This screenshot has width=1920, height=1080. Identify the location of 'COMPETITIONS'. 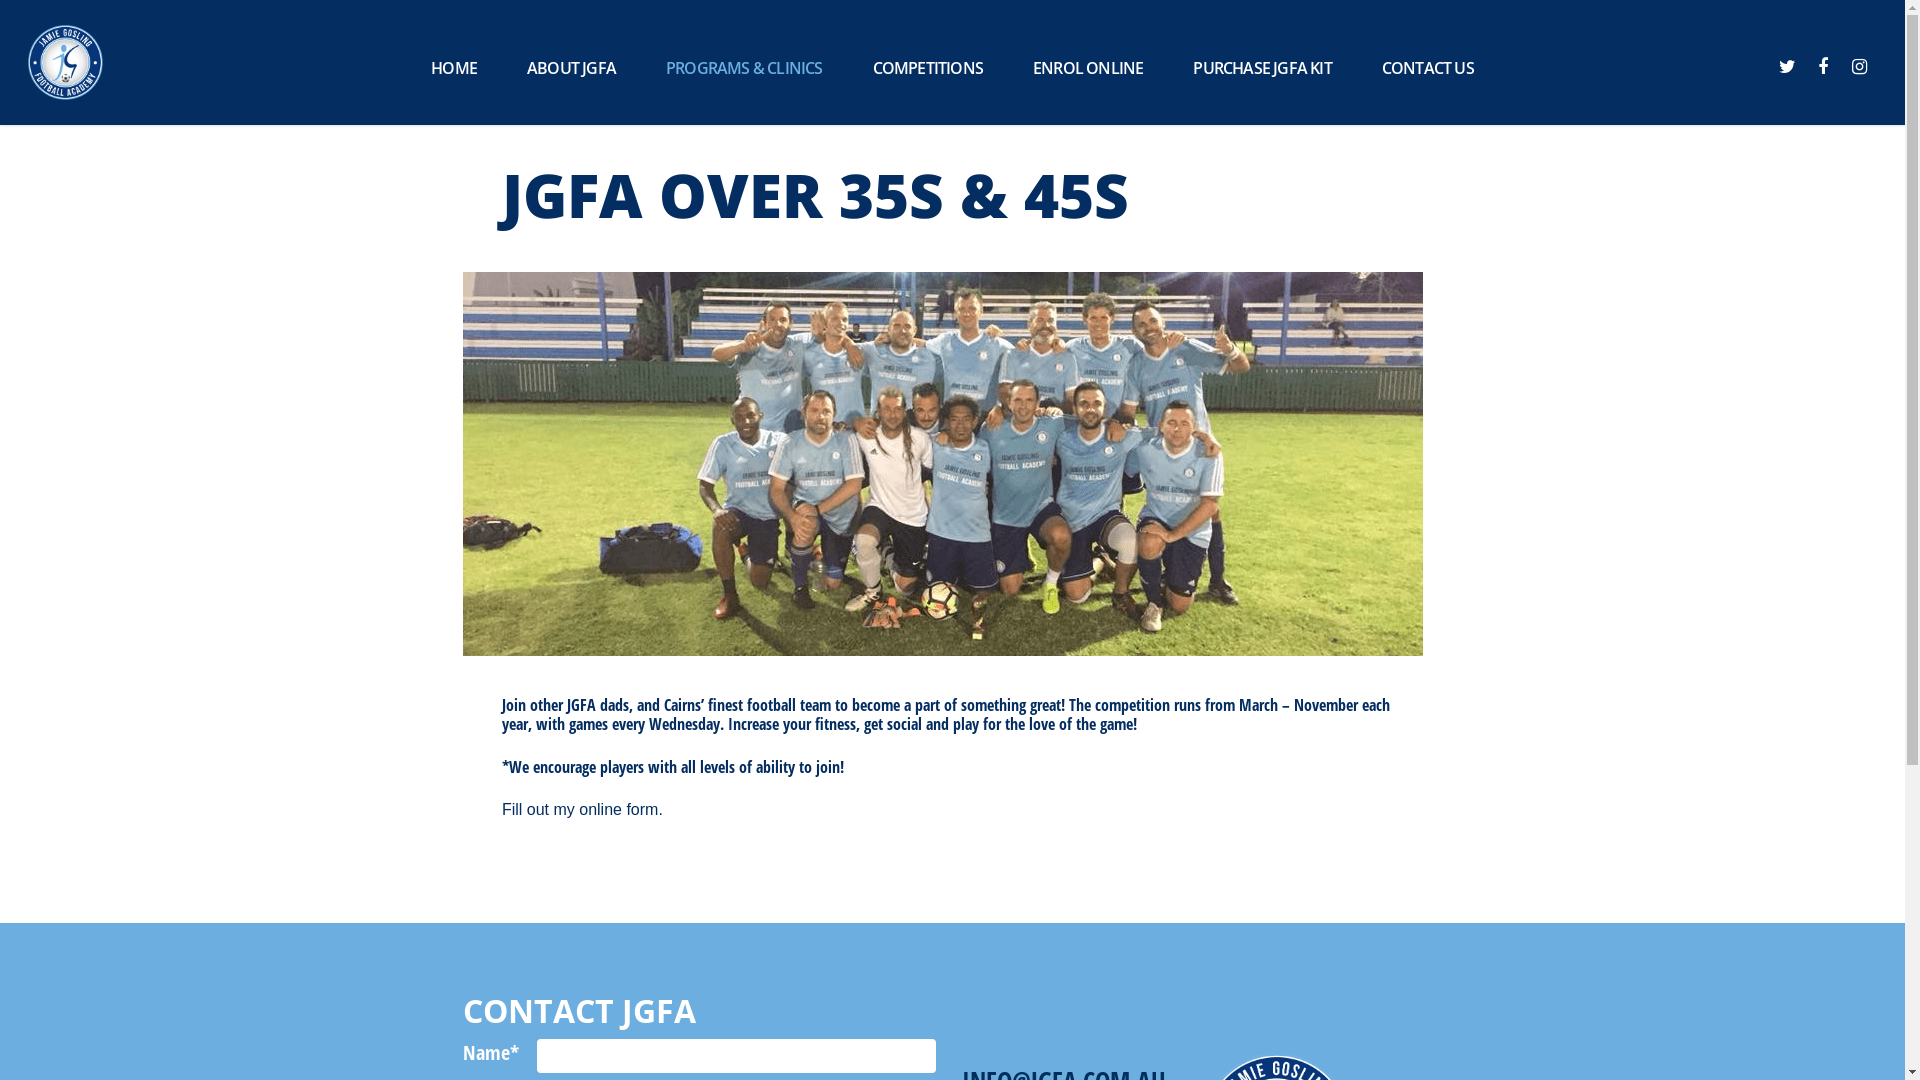
(926, 67).